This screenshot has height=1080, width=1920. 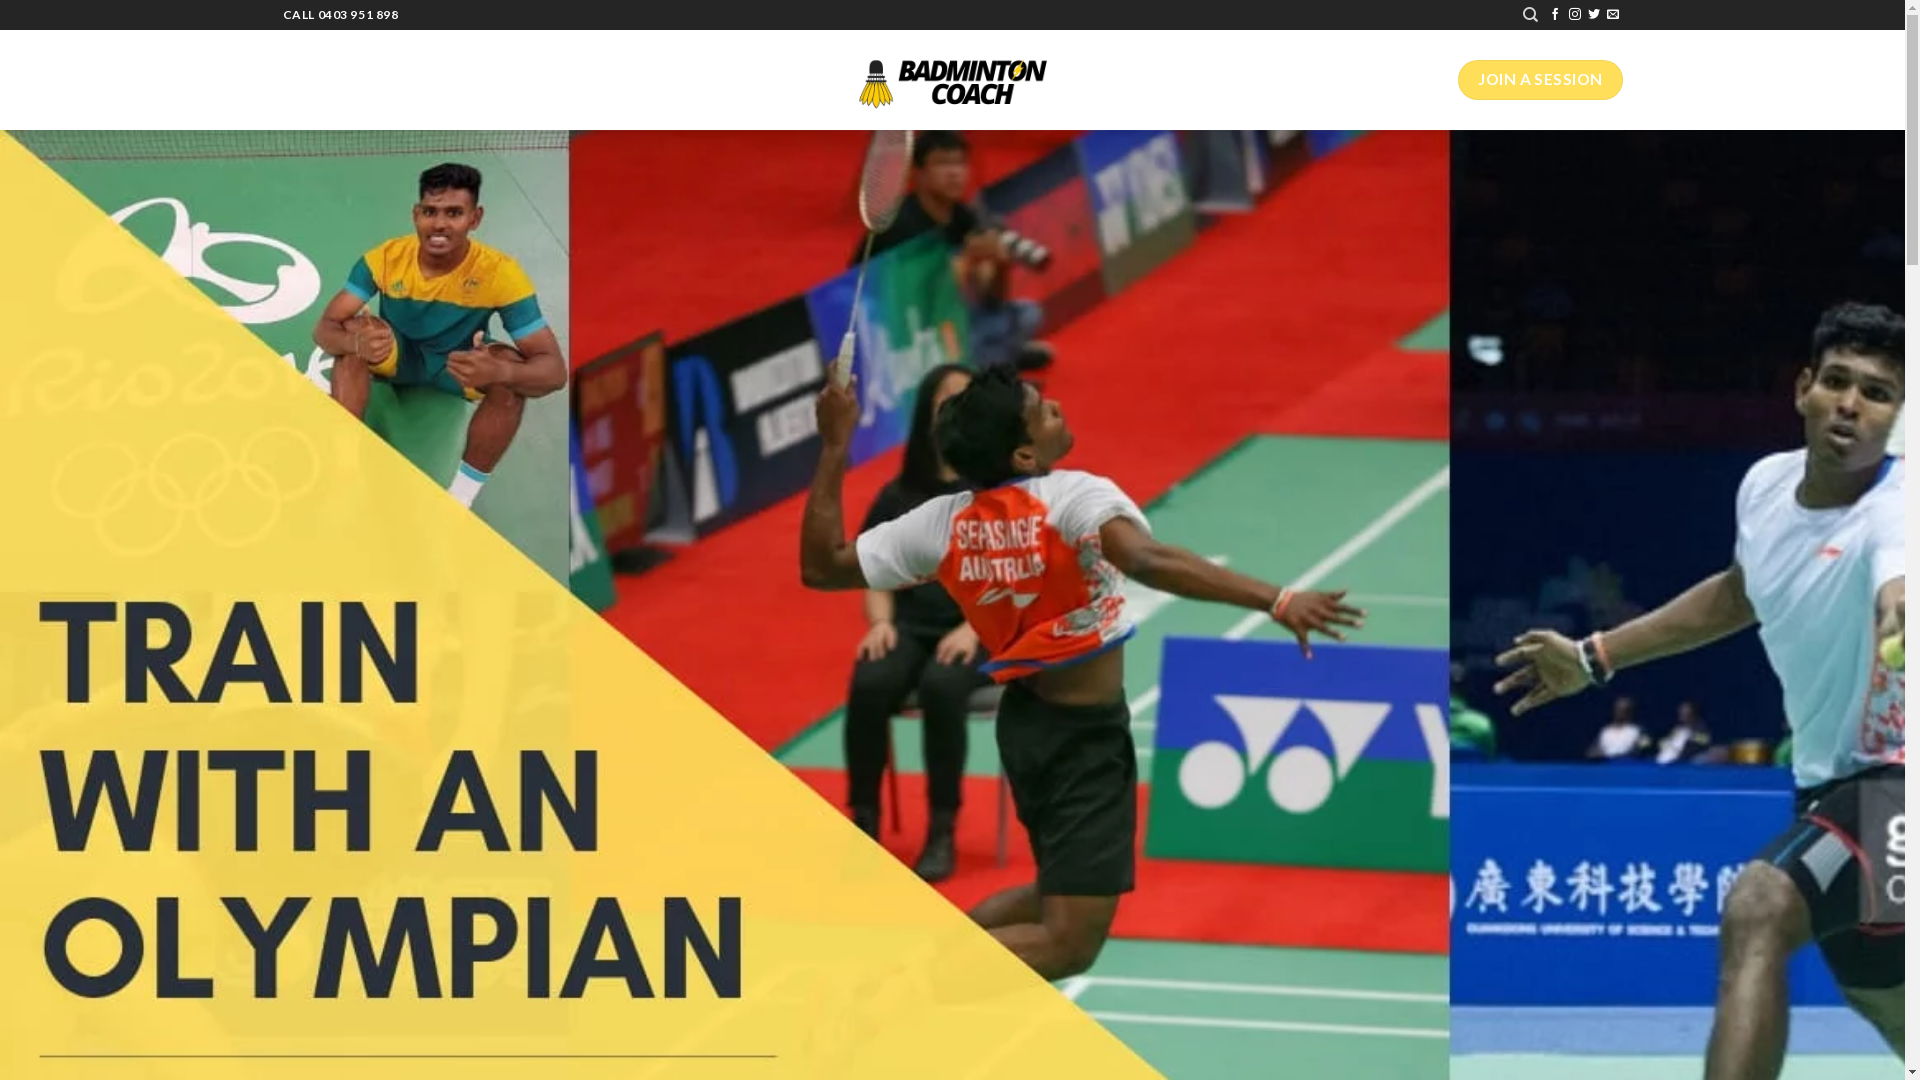 What do you see at coordinates (1554, 15) in the screenshot?
I see `'Follow on Facebook'` at bounding box center [1554, 15].